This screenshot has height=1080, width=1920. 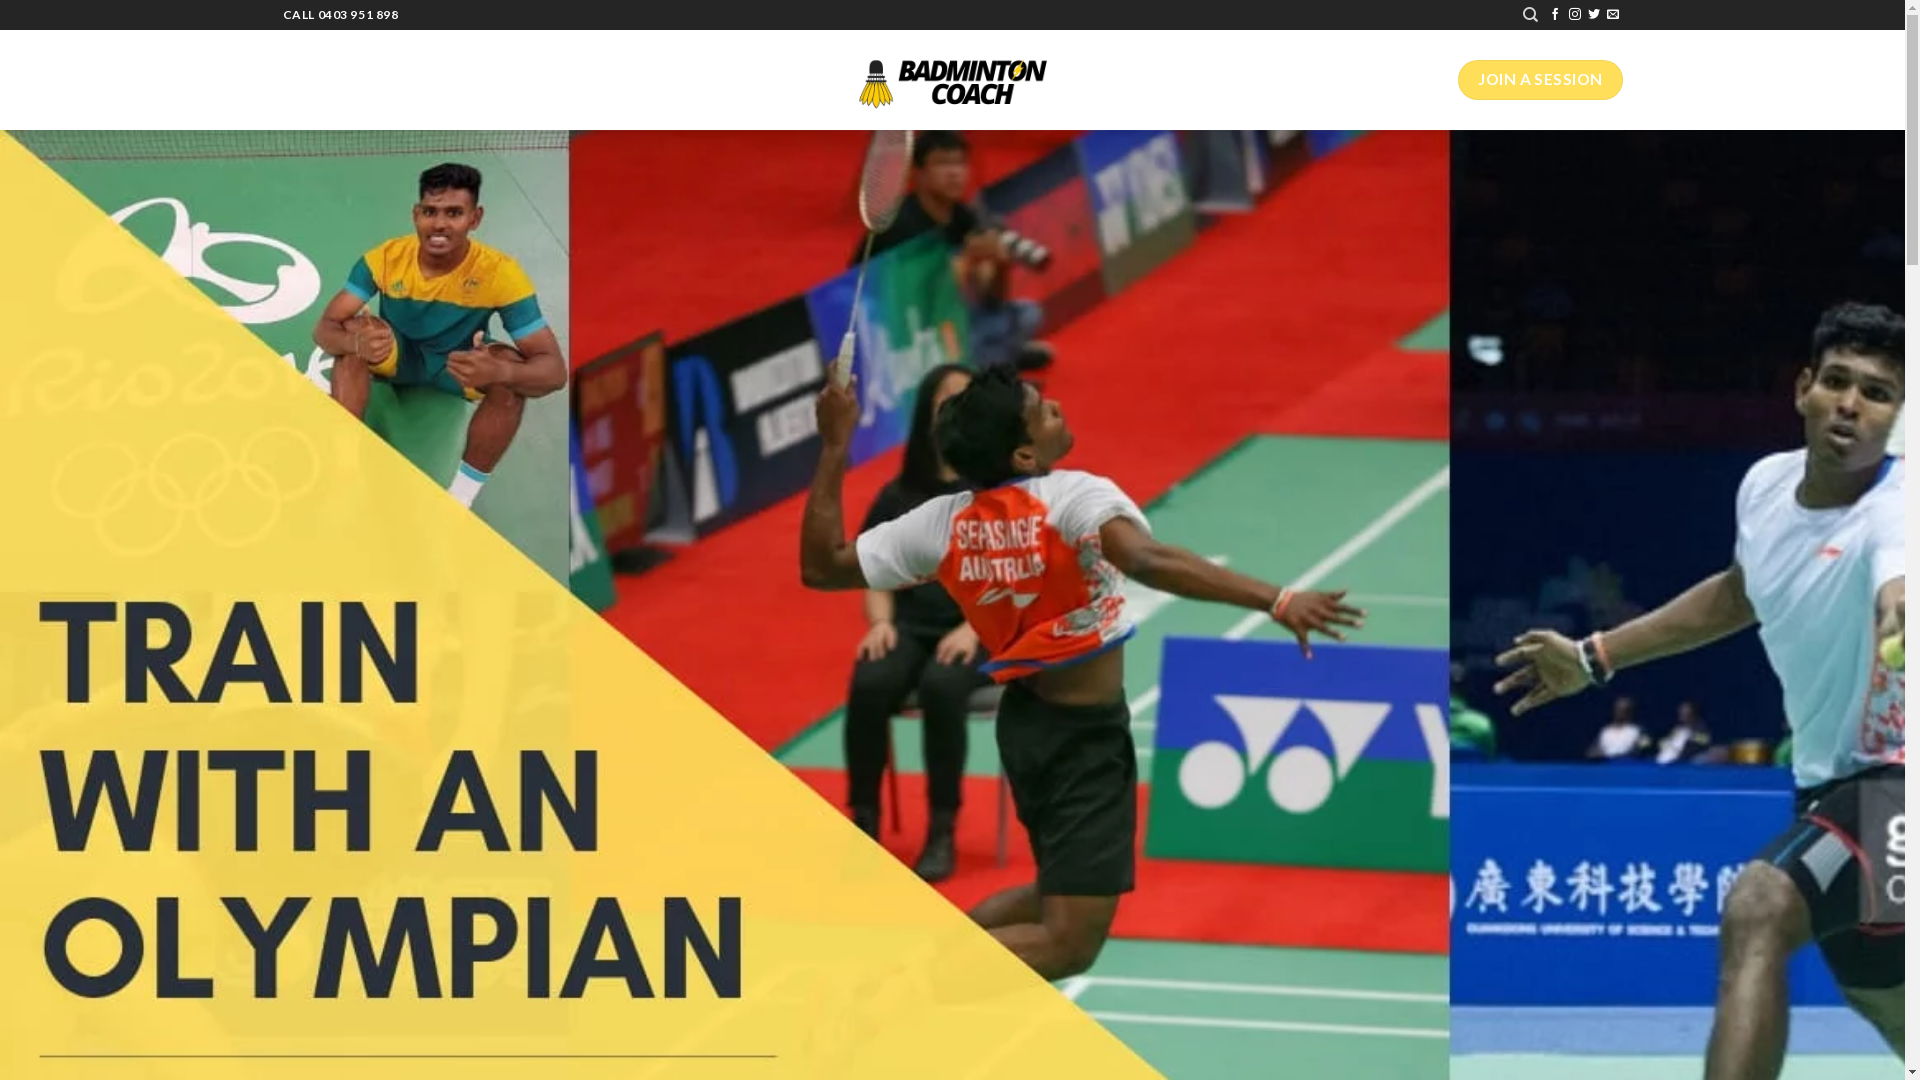 What do you see at coordinates (1554, 15) in the screenshot?
I see `'Follow on Facebook'` at bounding box center [1554, 15].